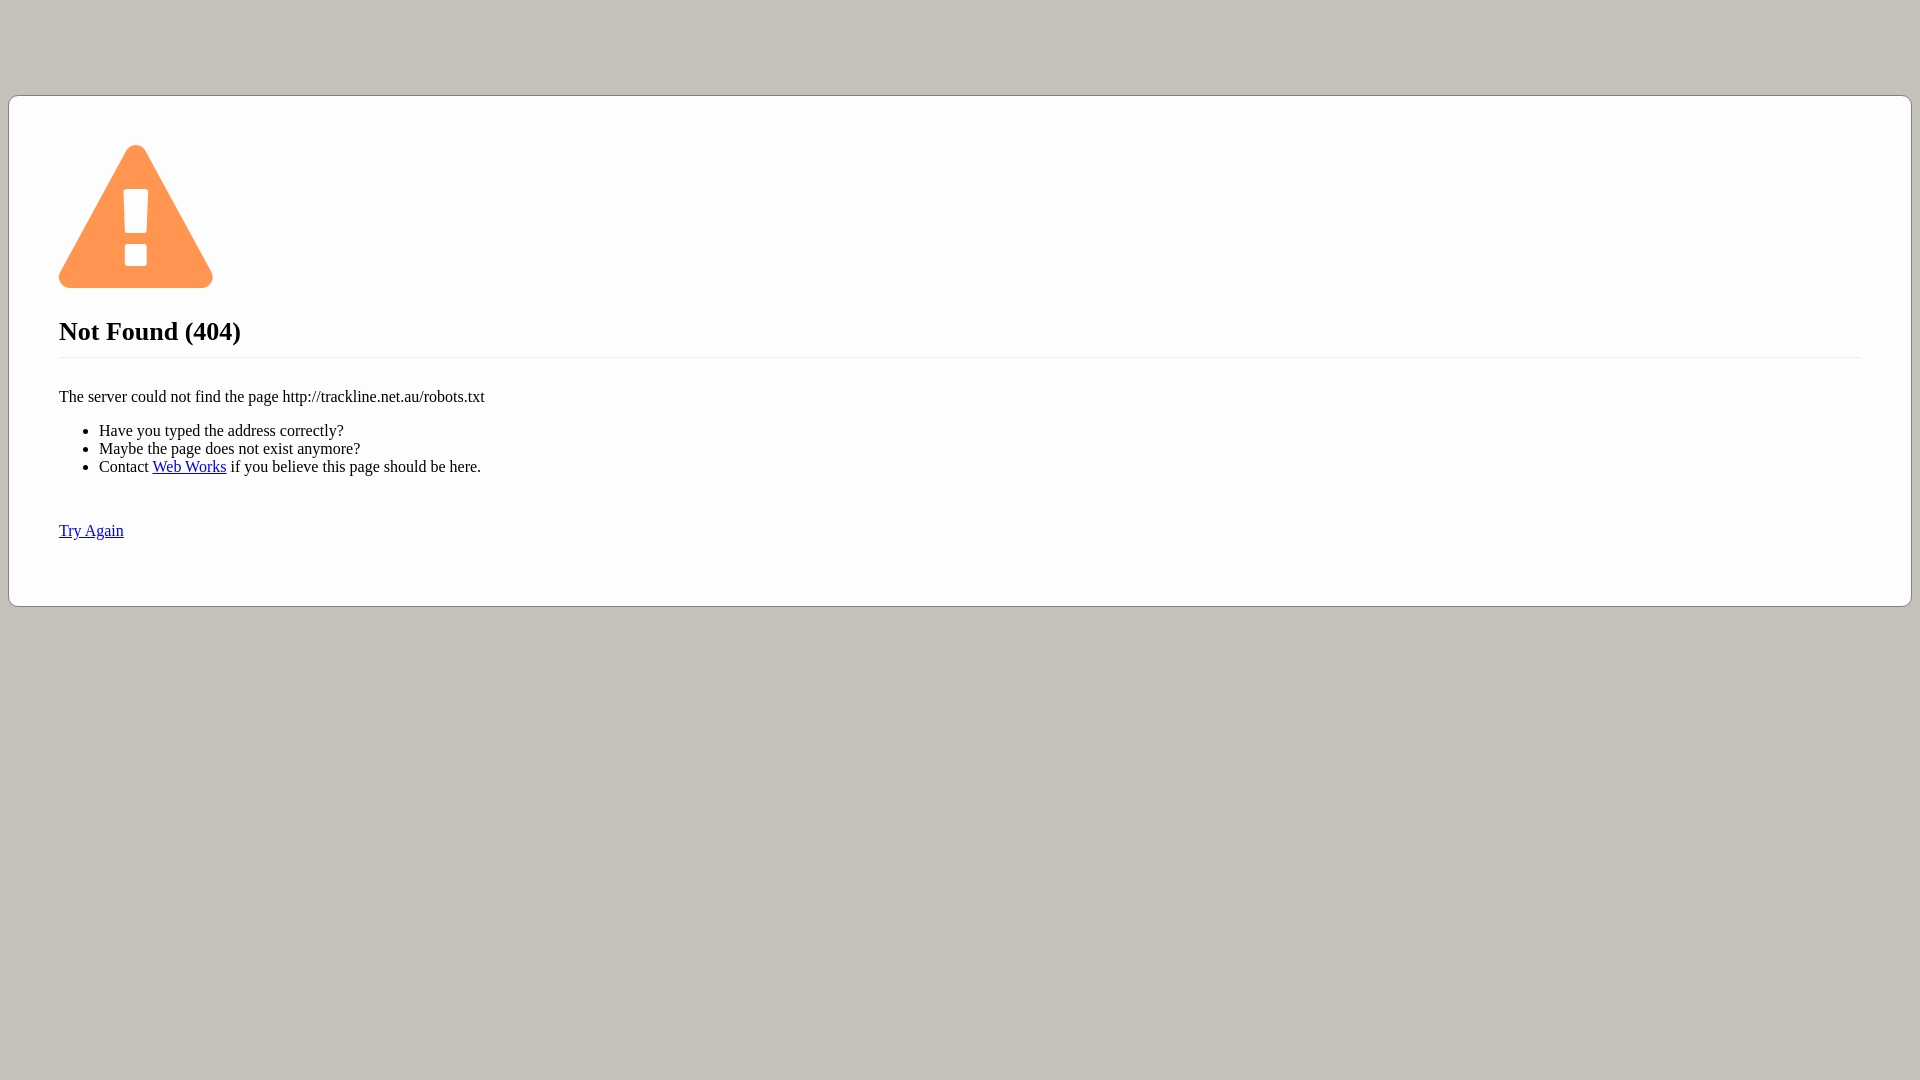  What do you see at coordinates (188, 466) in the screenshot?
I see `'Web Works'` at bounding box center [188, 466].